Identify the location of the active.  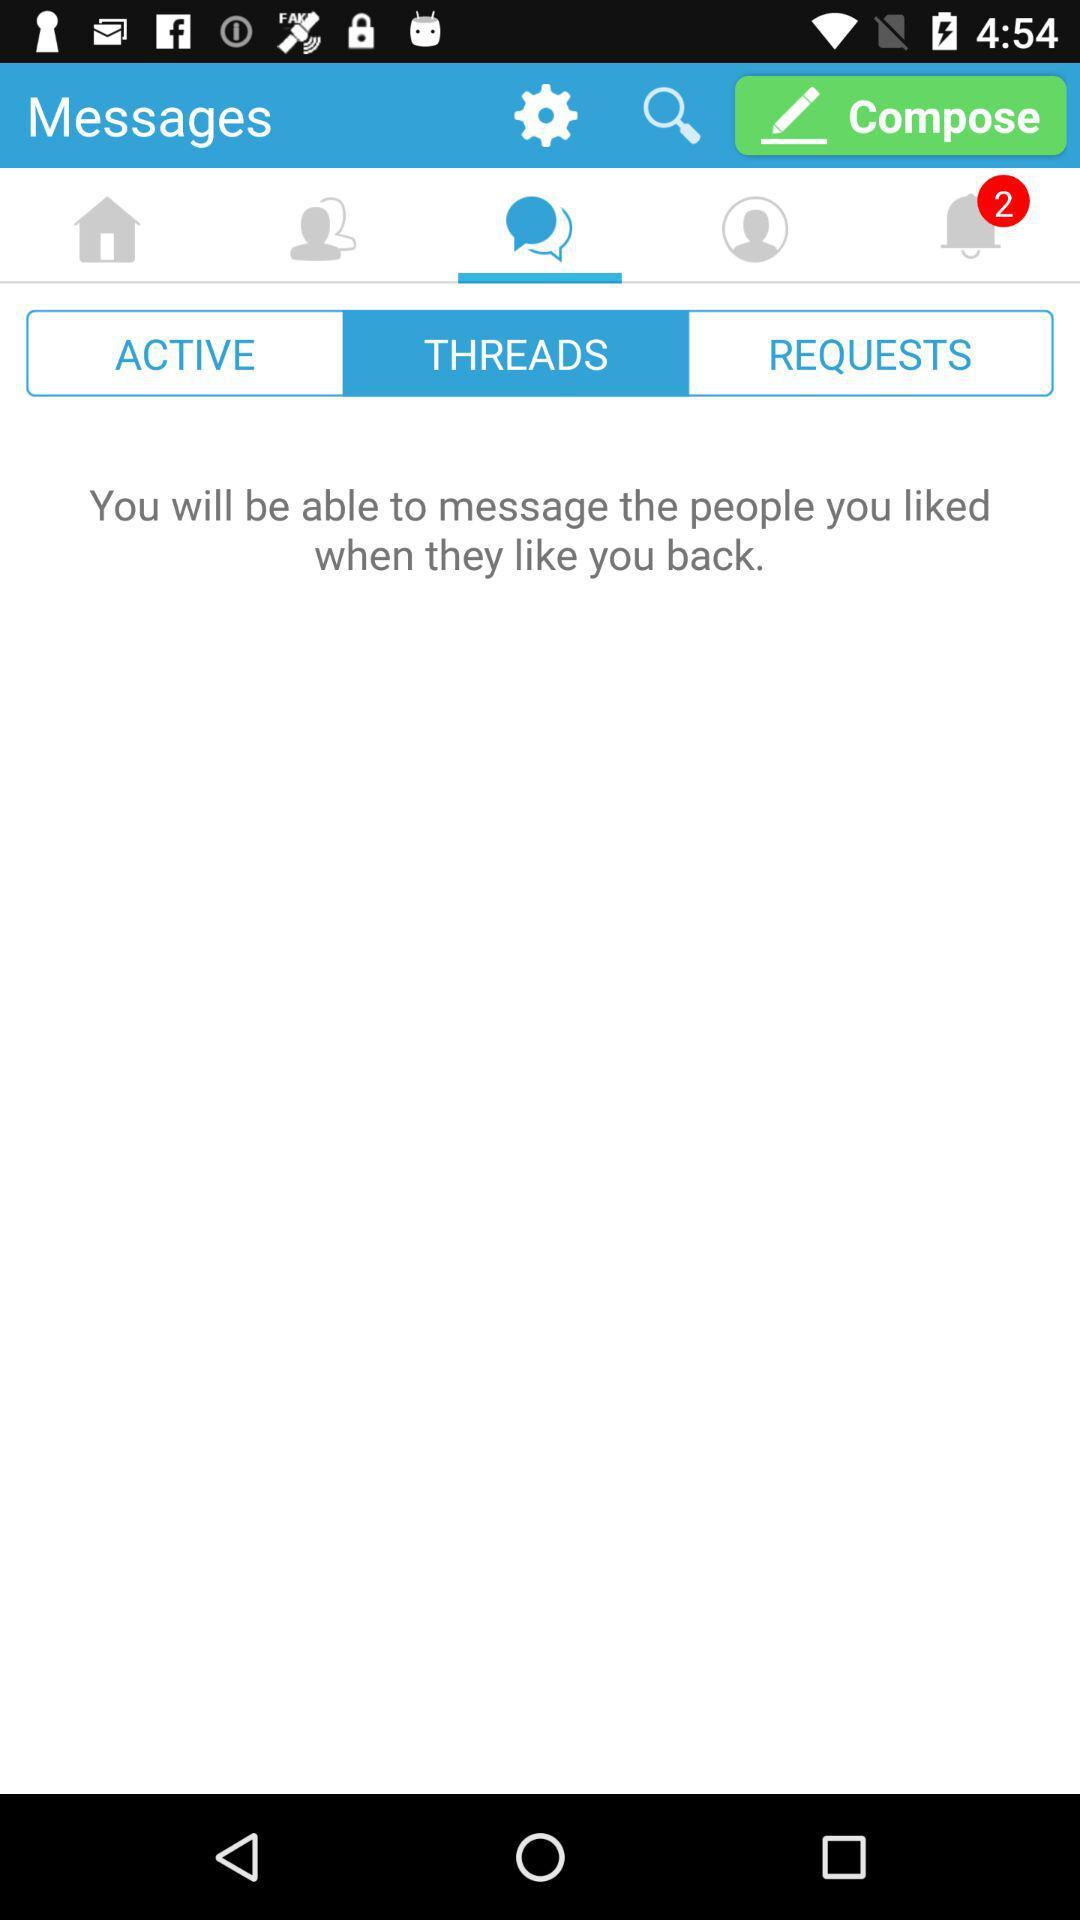
(185, 353).